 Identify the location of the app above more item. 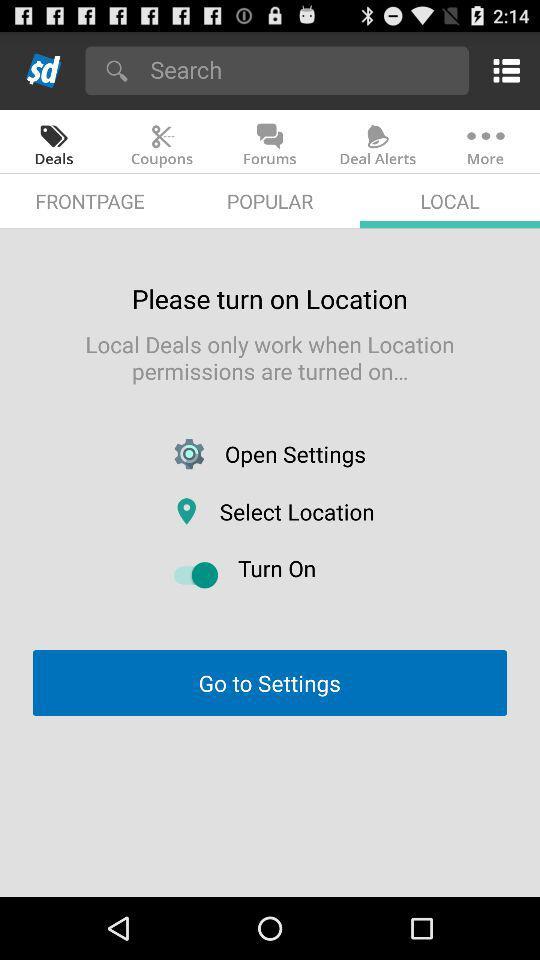
(502, 70).